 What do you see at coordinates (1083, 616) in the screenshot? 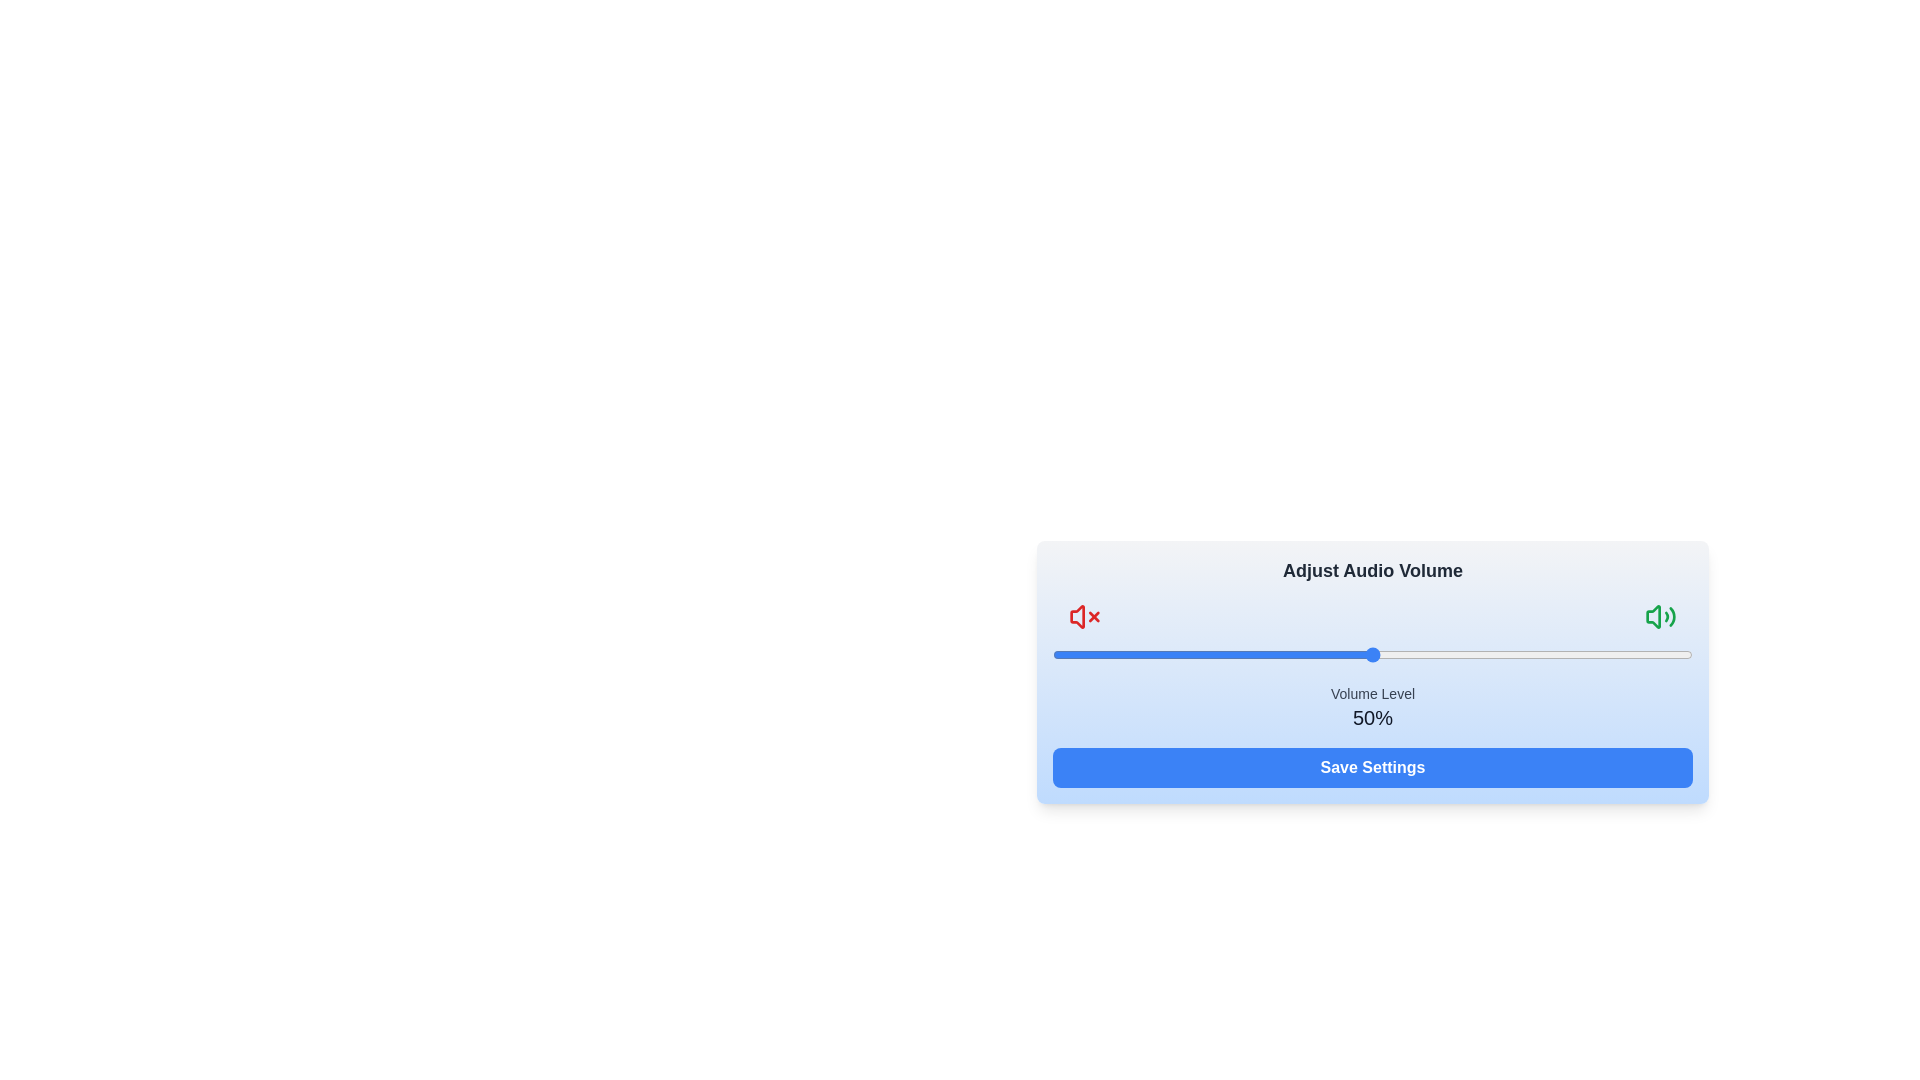
I see `the mute icon to toggle its state` at bounding box center [1083, 616].